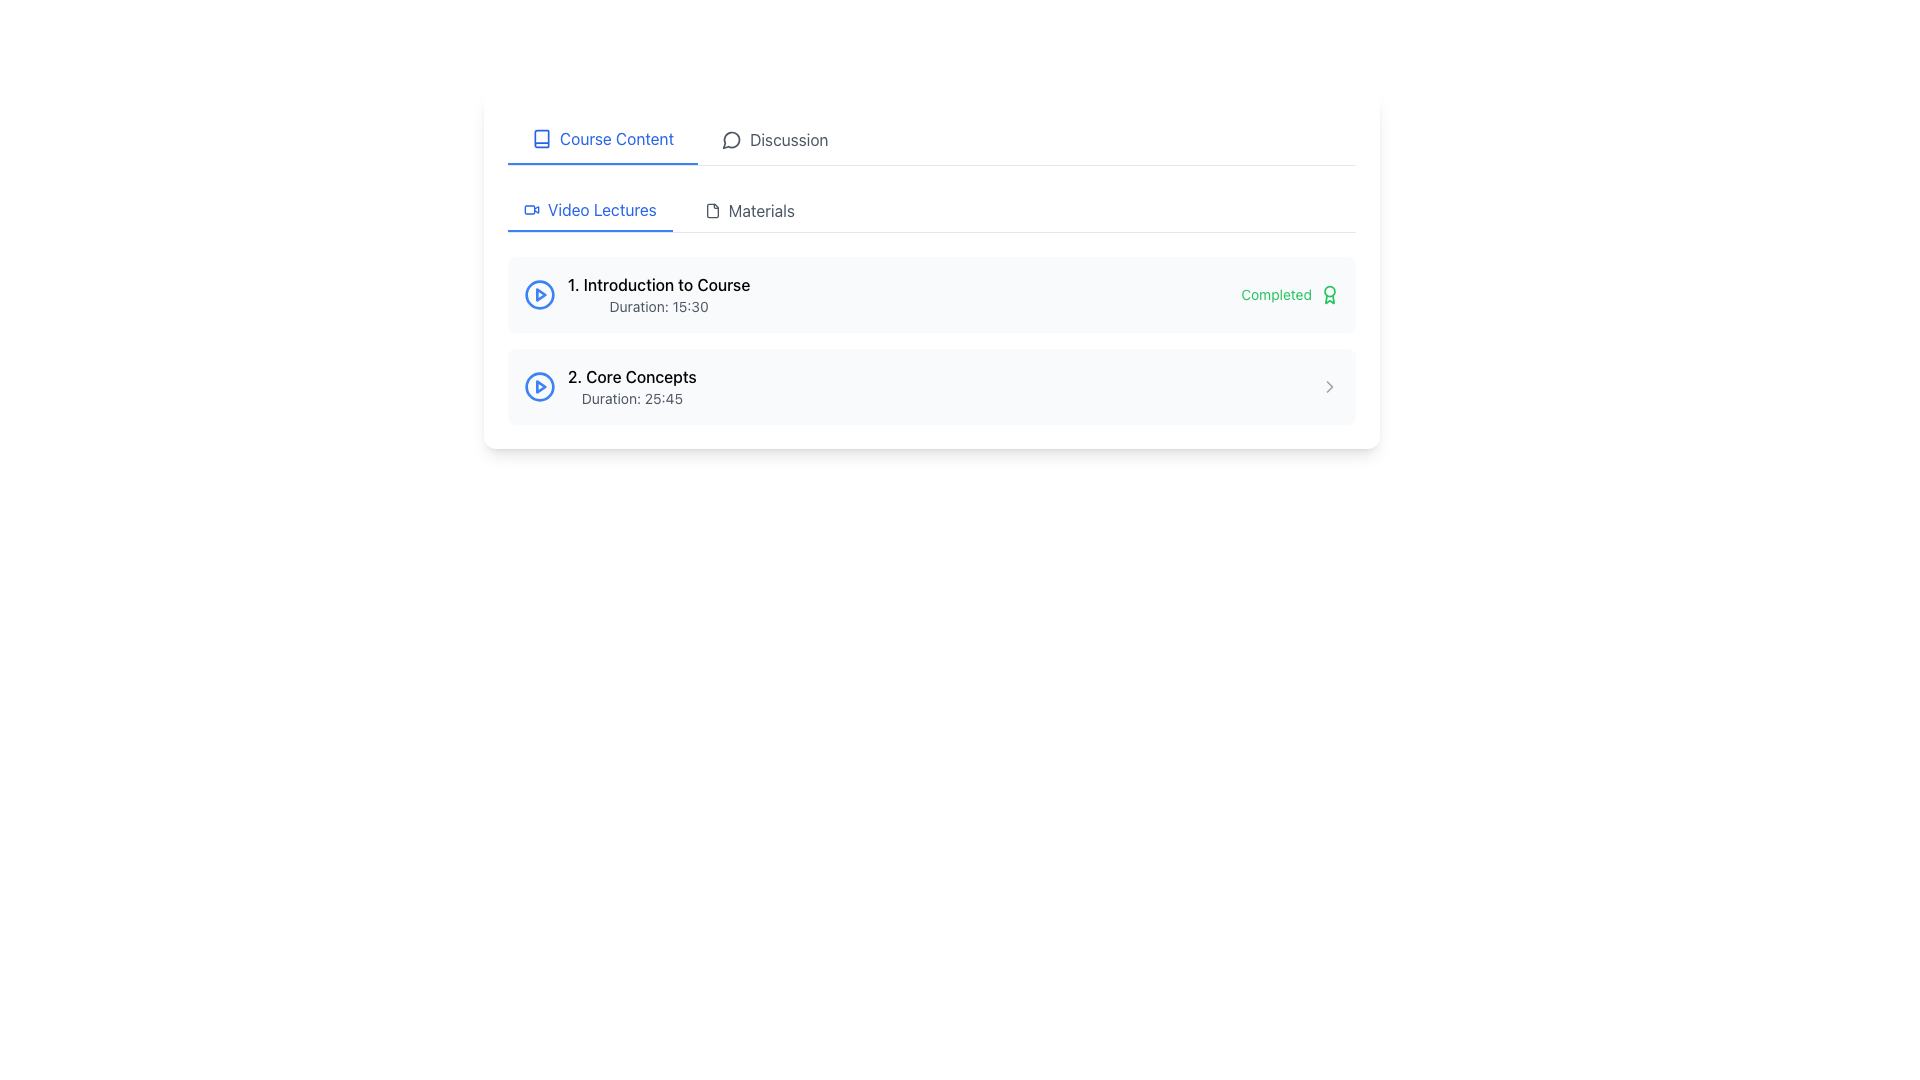 This screenshot has width=1920, height=1080. I want to click on the 'Course Content' tab icon located at the top-left corner of the interface, which serves as a visual indicator for the tab label, so click(542, 137).